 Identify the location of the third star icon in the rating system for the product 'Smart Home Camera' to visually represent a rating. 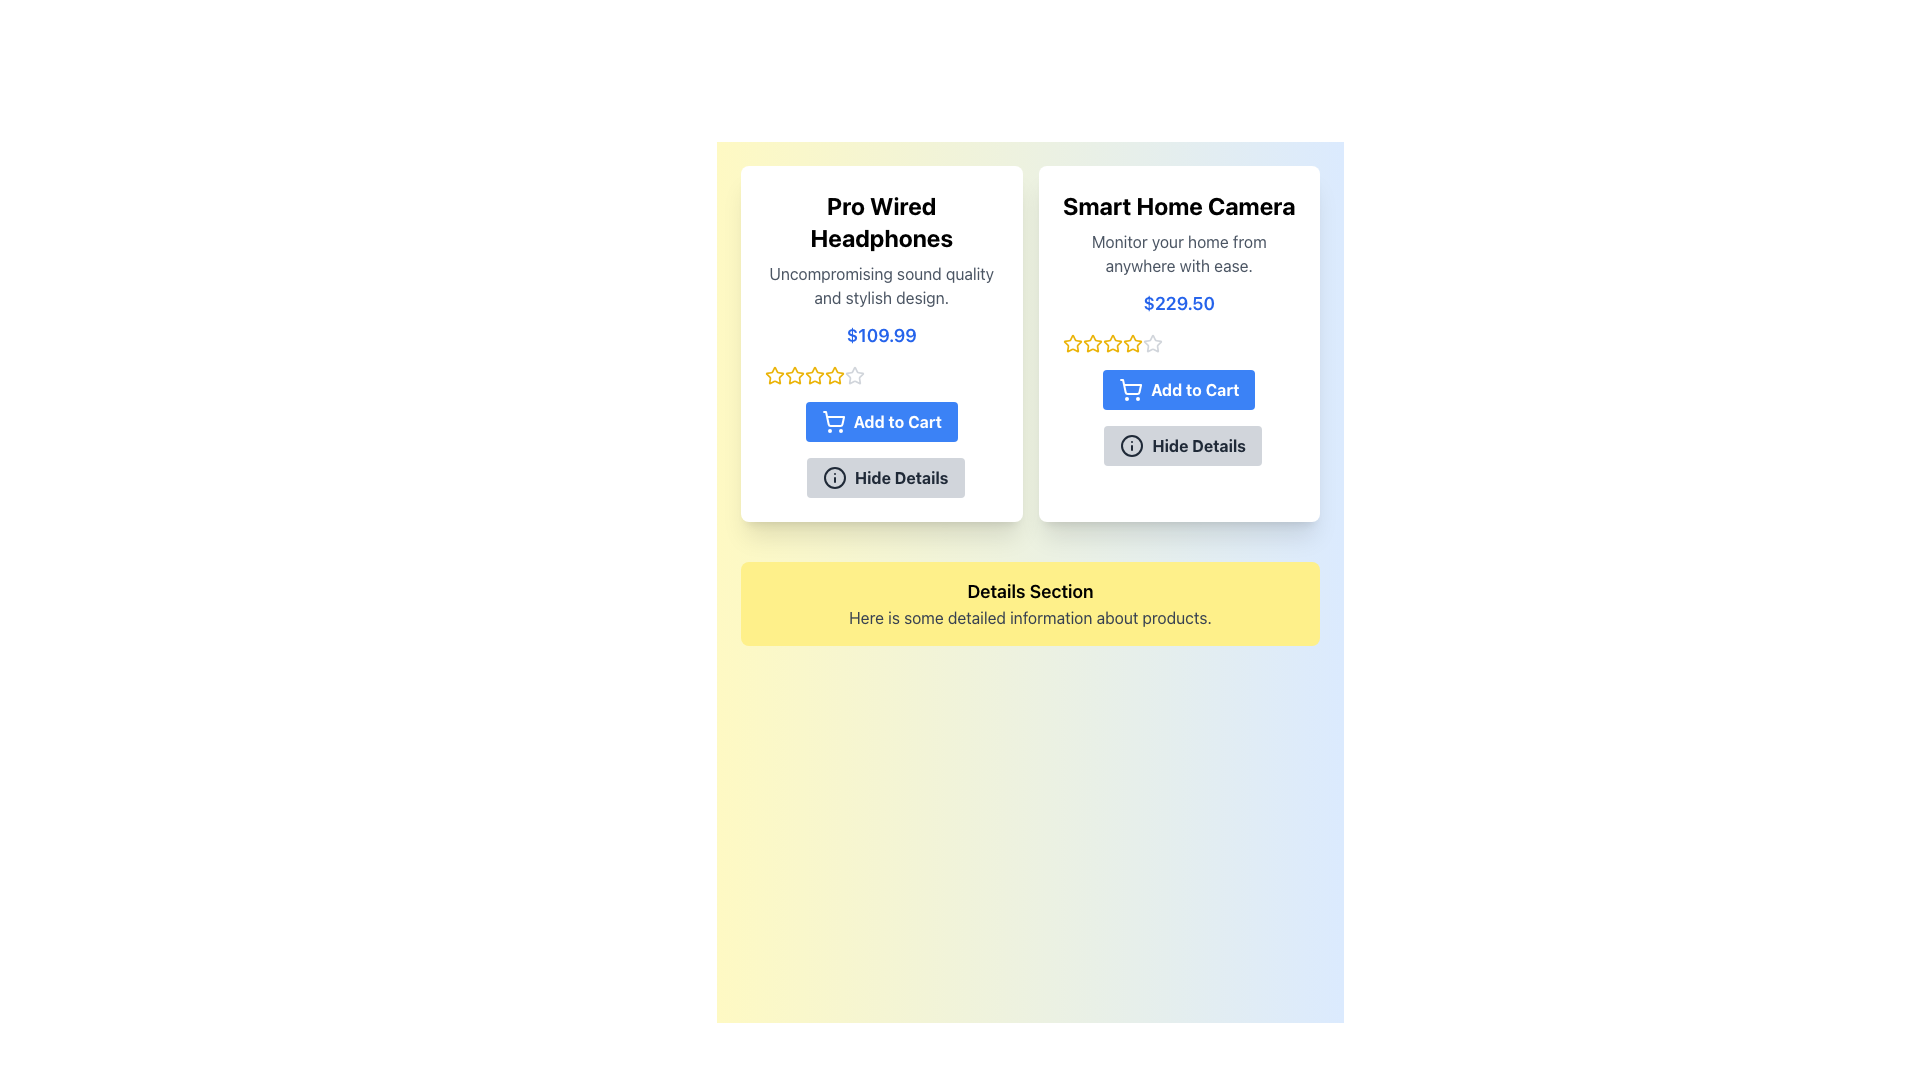
(1132, 342).